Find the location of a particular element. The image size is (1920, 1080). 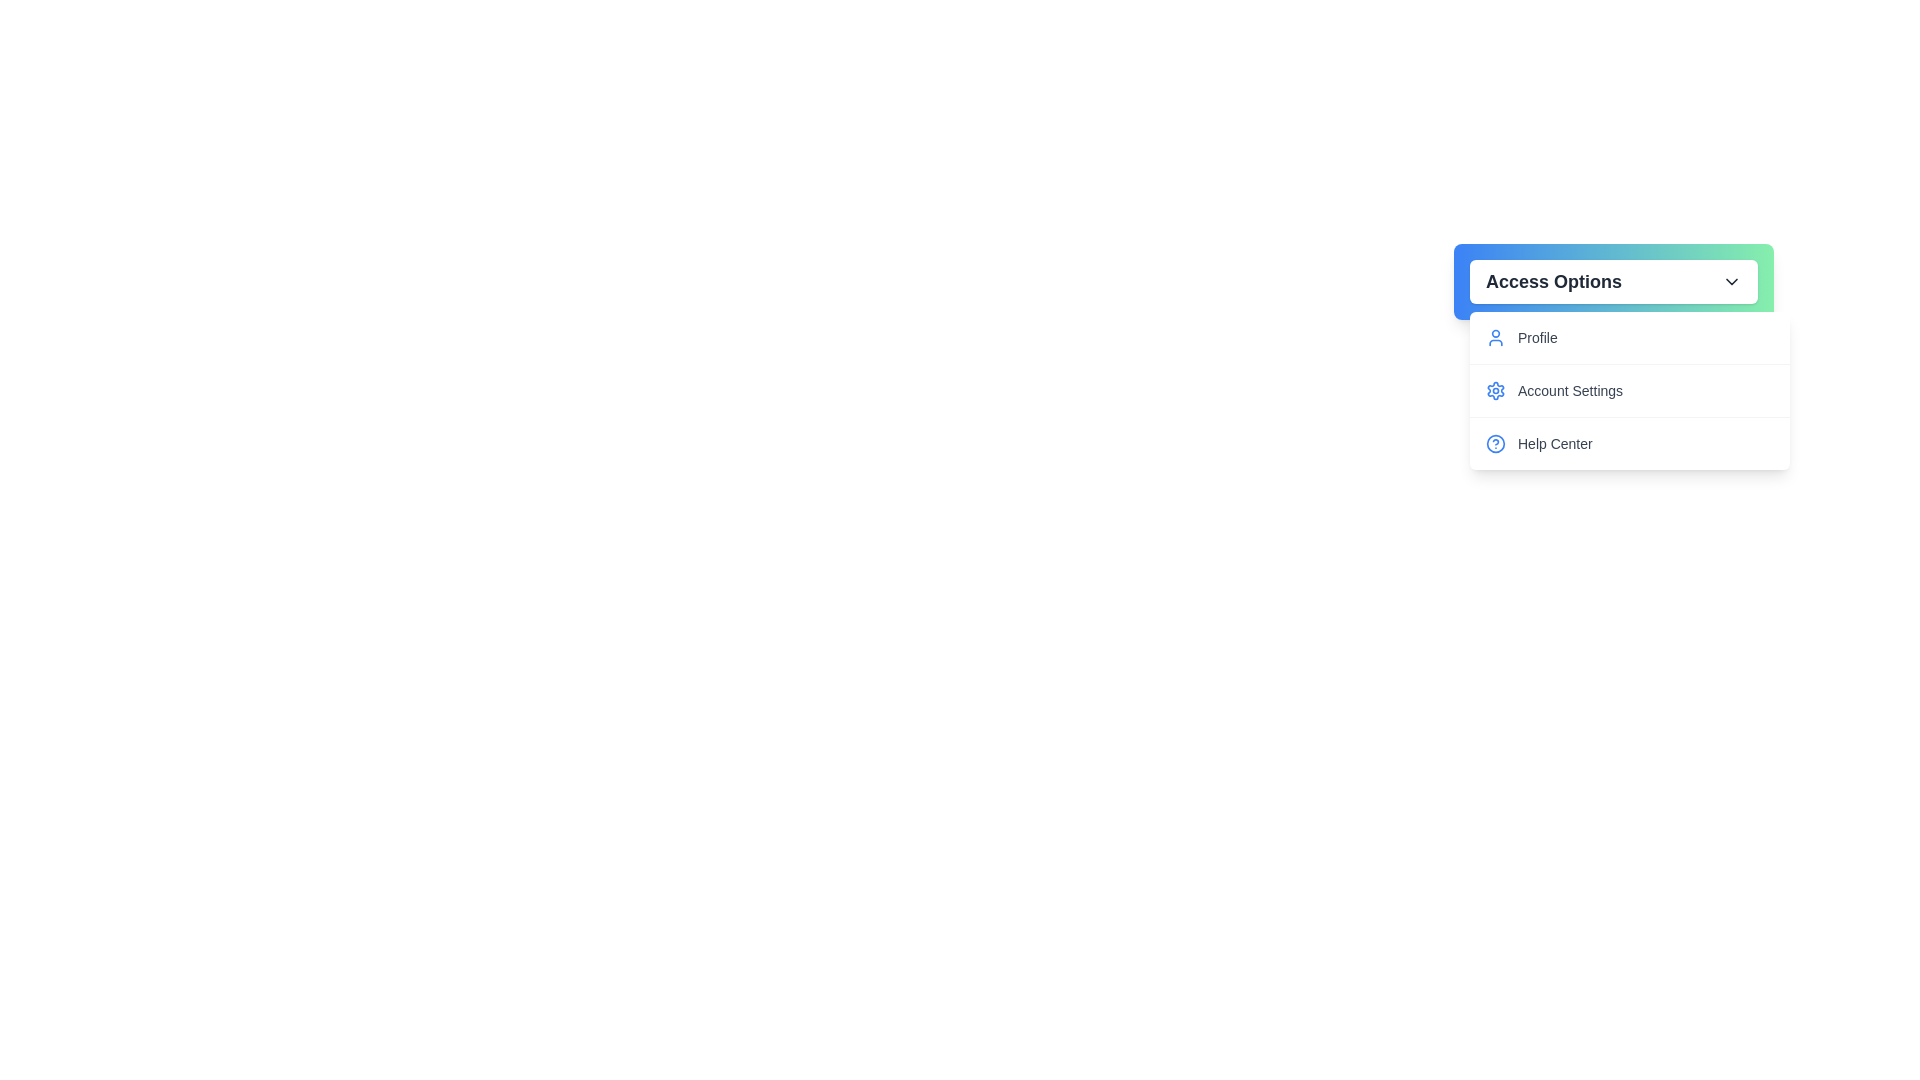

the 'Account Settings' option in the dropdown menu displayed under the 'Access Options' button, which is the second item in the list of options is located at coordinates (1630, 390).